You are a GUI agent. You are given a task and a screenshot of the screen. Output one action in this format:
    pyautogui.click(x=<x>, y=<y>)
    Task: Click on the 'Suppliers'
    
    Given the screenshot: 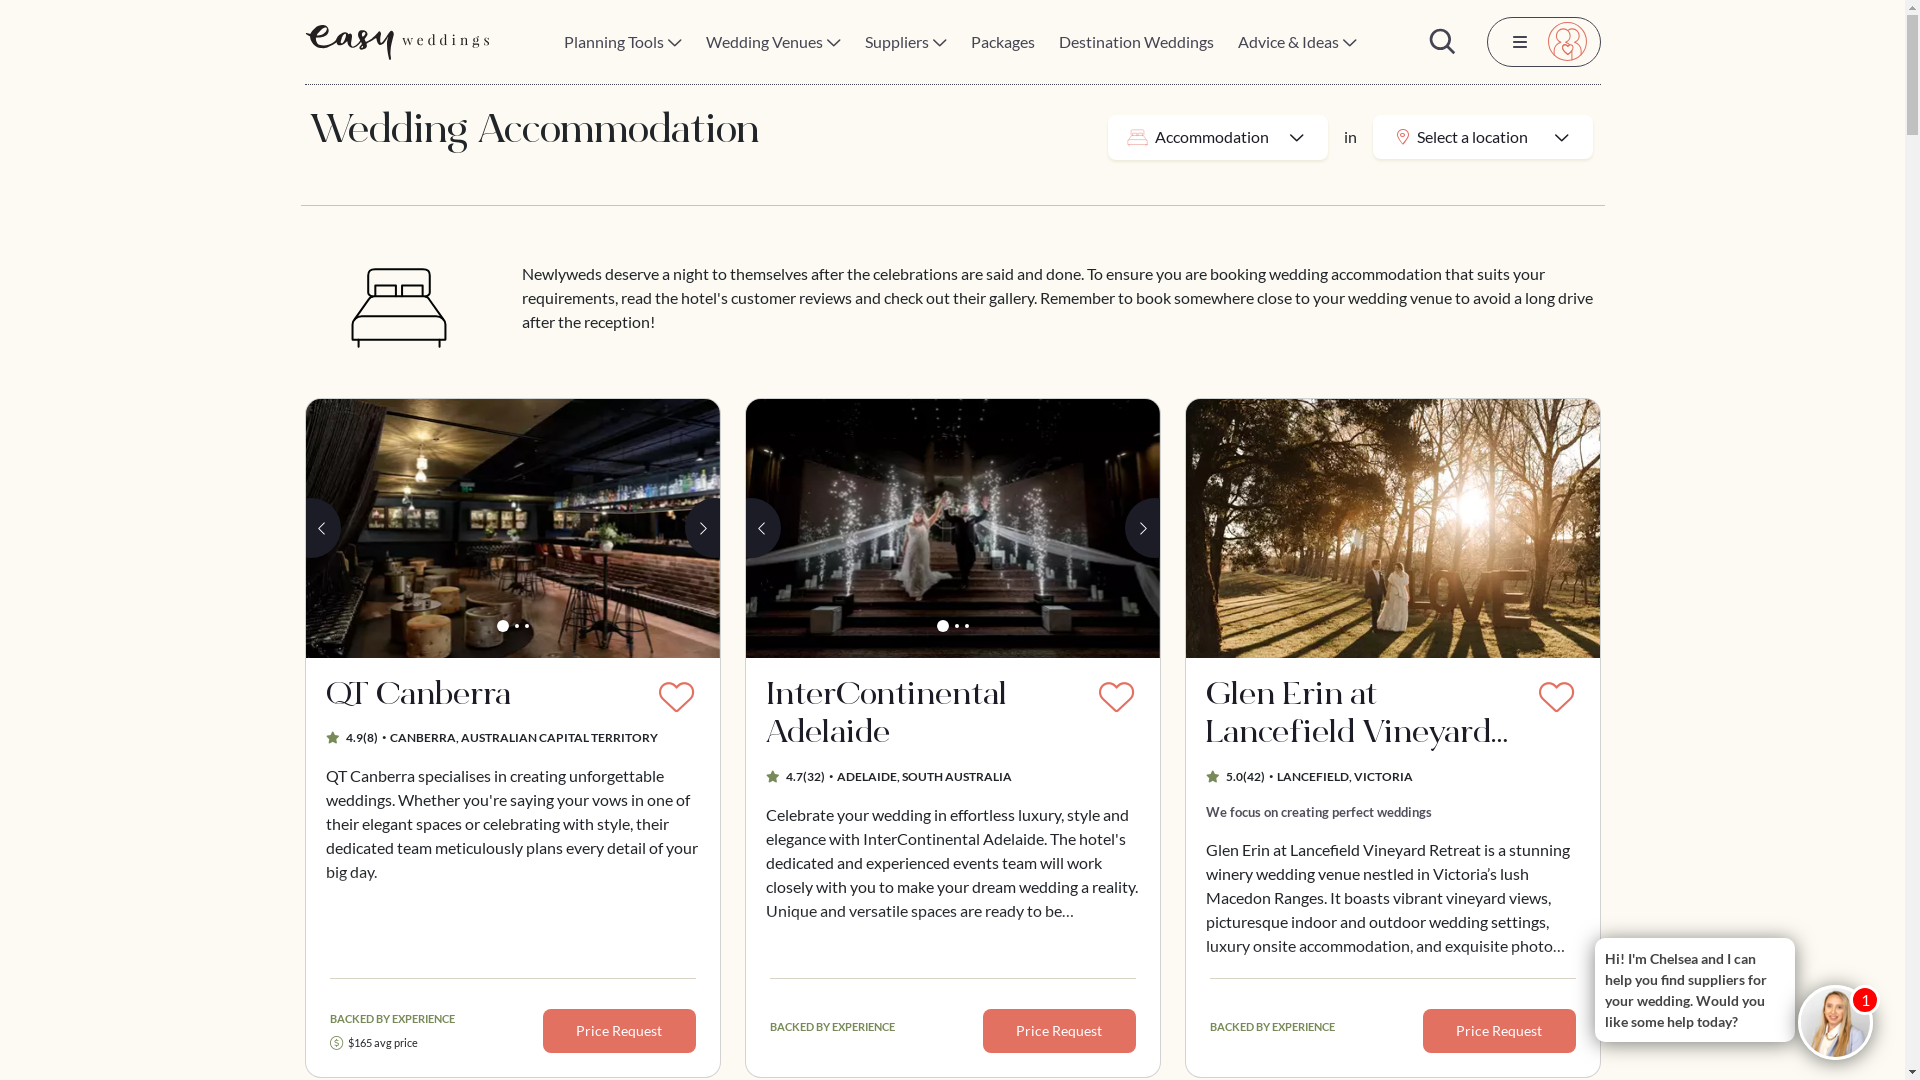 What is the action you would take?
    pyautogui.click(x=905, y=42)
    